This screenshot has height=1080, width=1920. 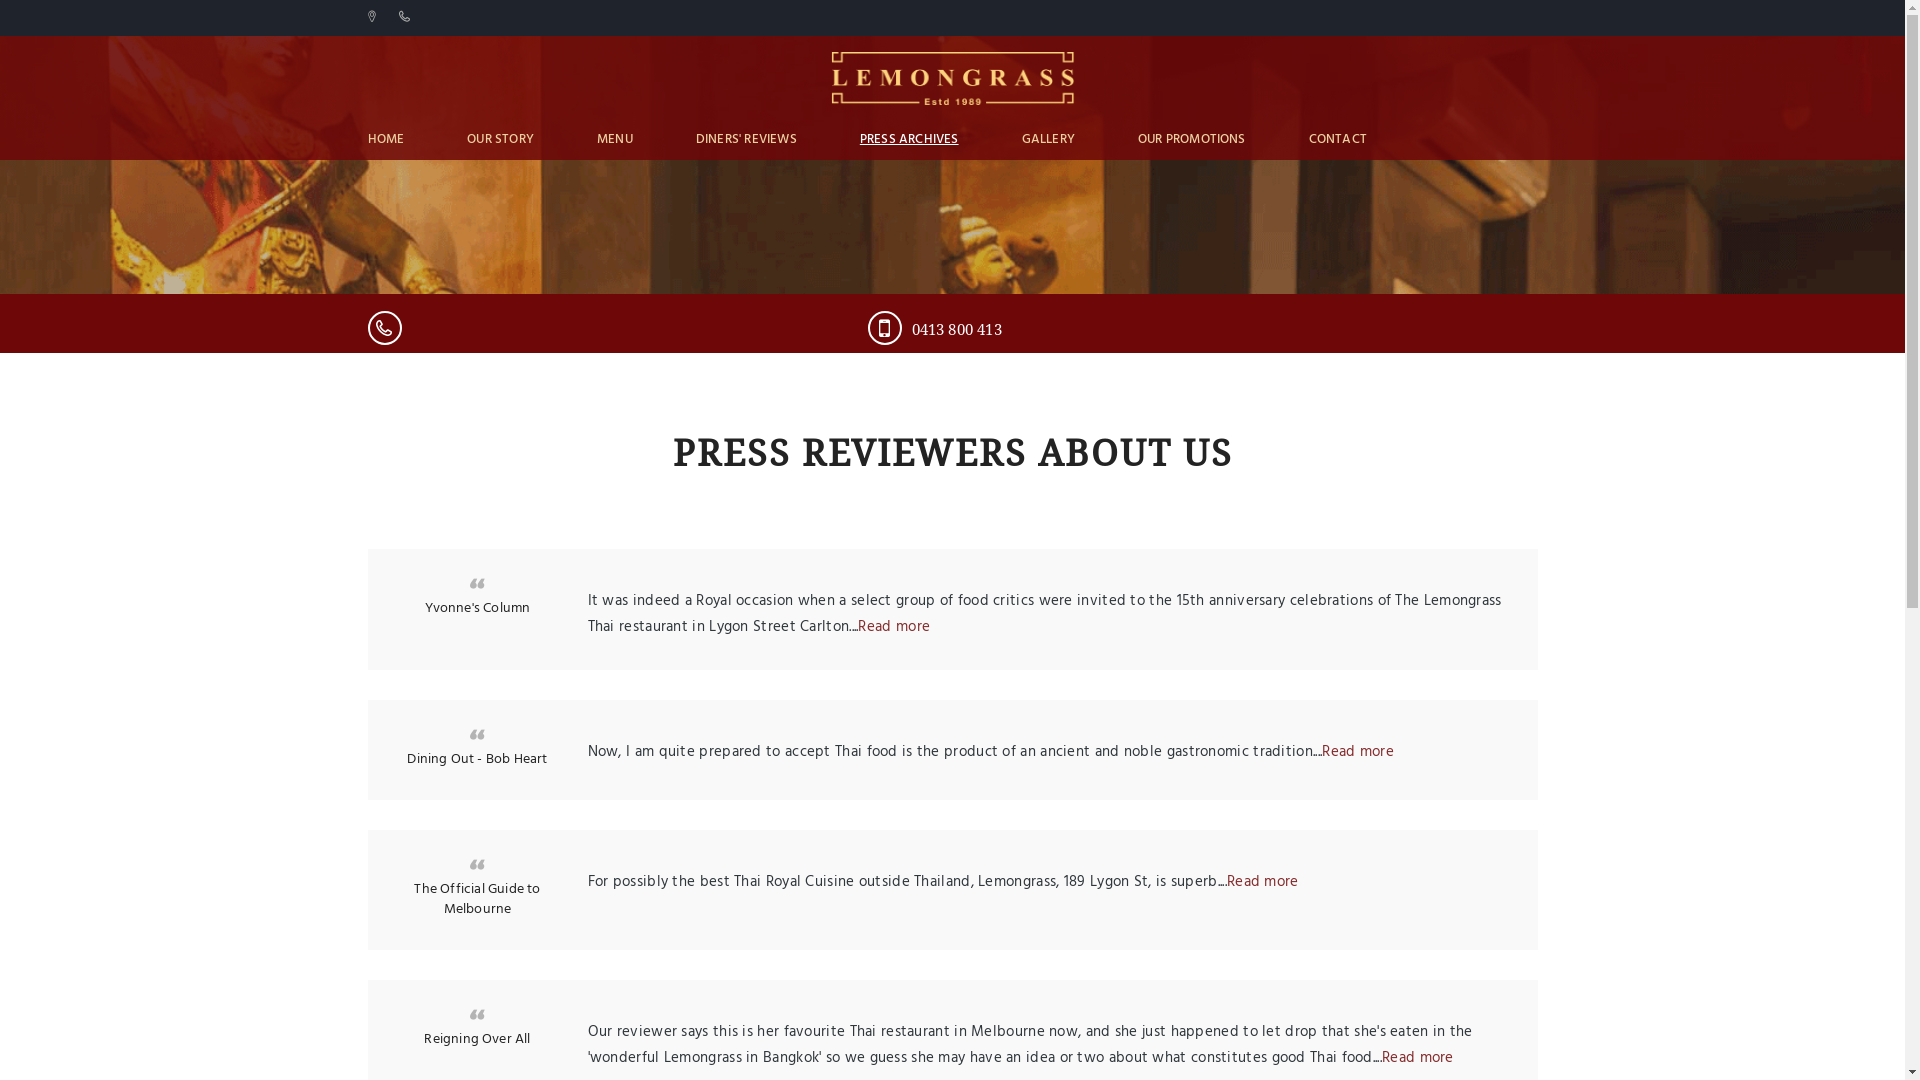 I want to click on 'CONTACT', so click(x=1338, y=138).